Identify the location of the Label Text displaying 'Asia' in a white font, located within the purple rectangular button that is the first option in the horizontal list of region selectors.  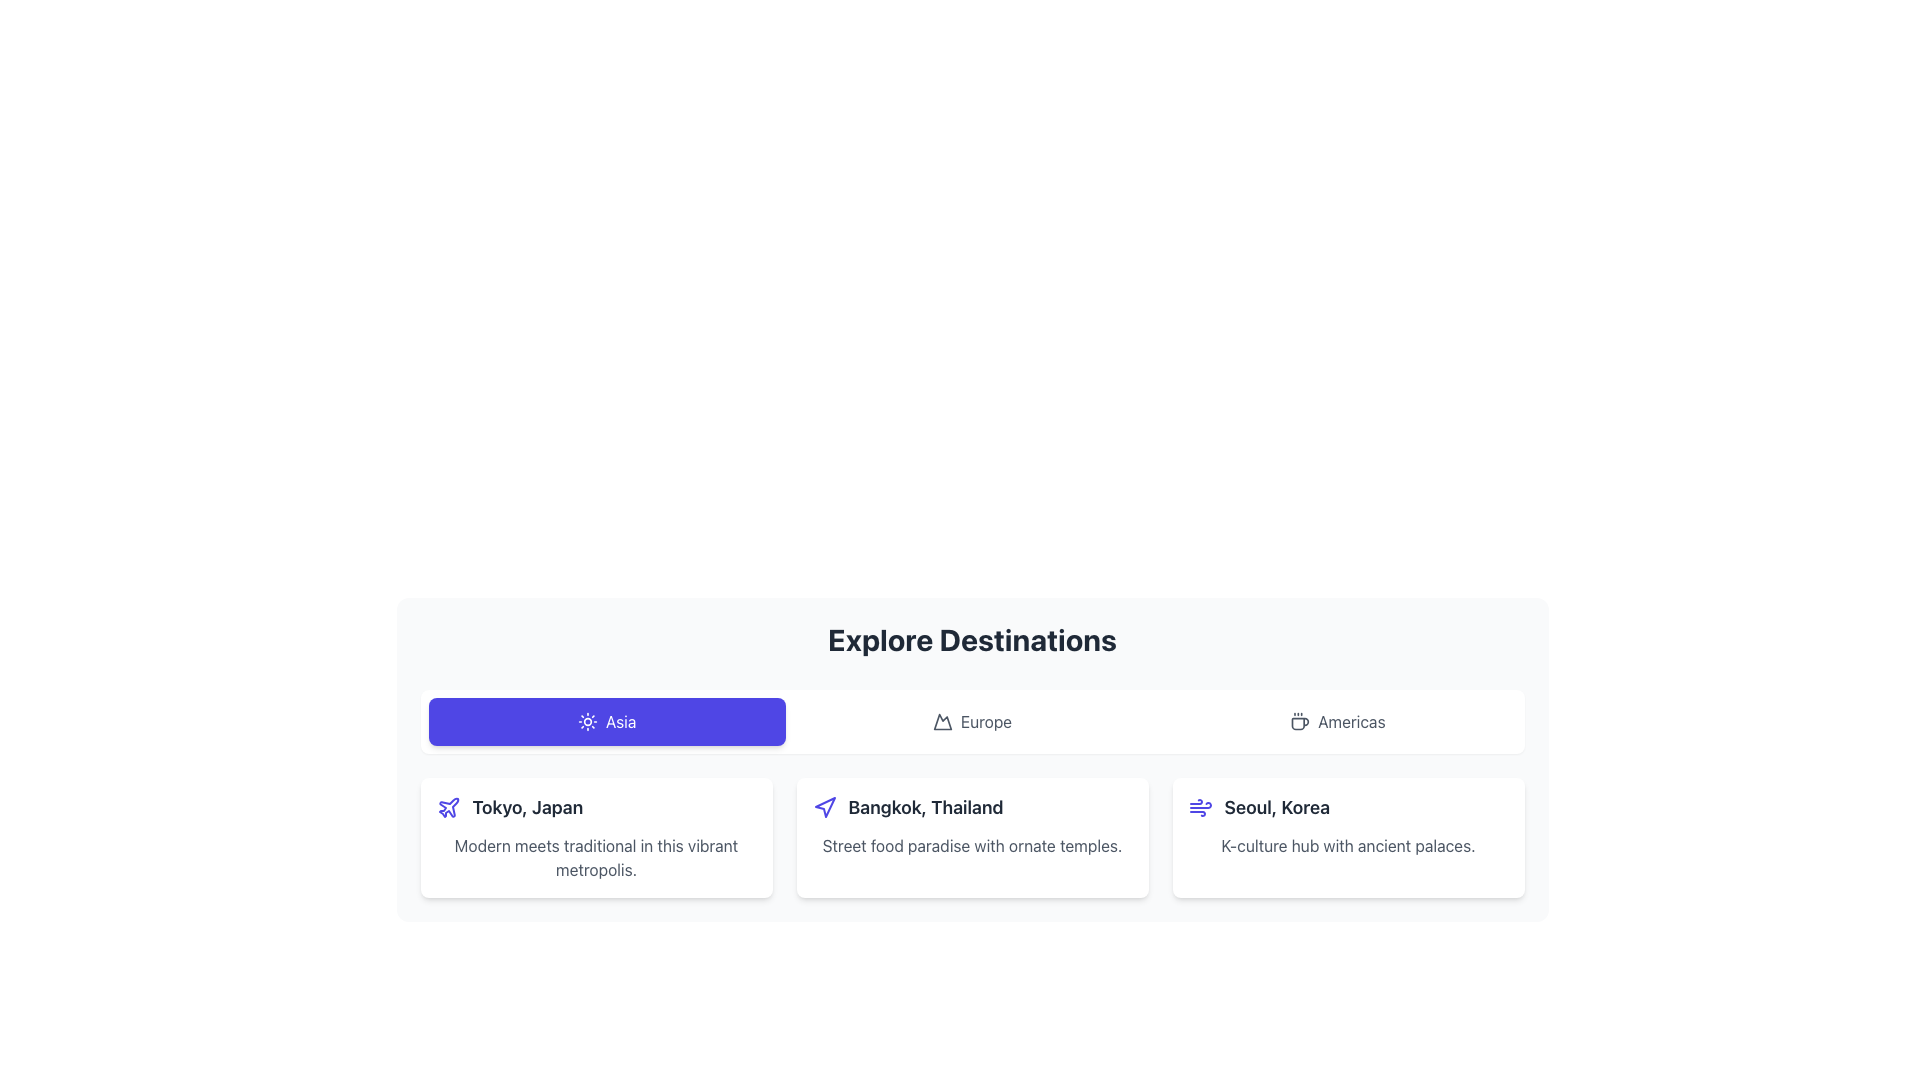
(620, 721).